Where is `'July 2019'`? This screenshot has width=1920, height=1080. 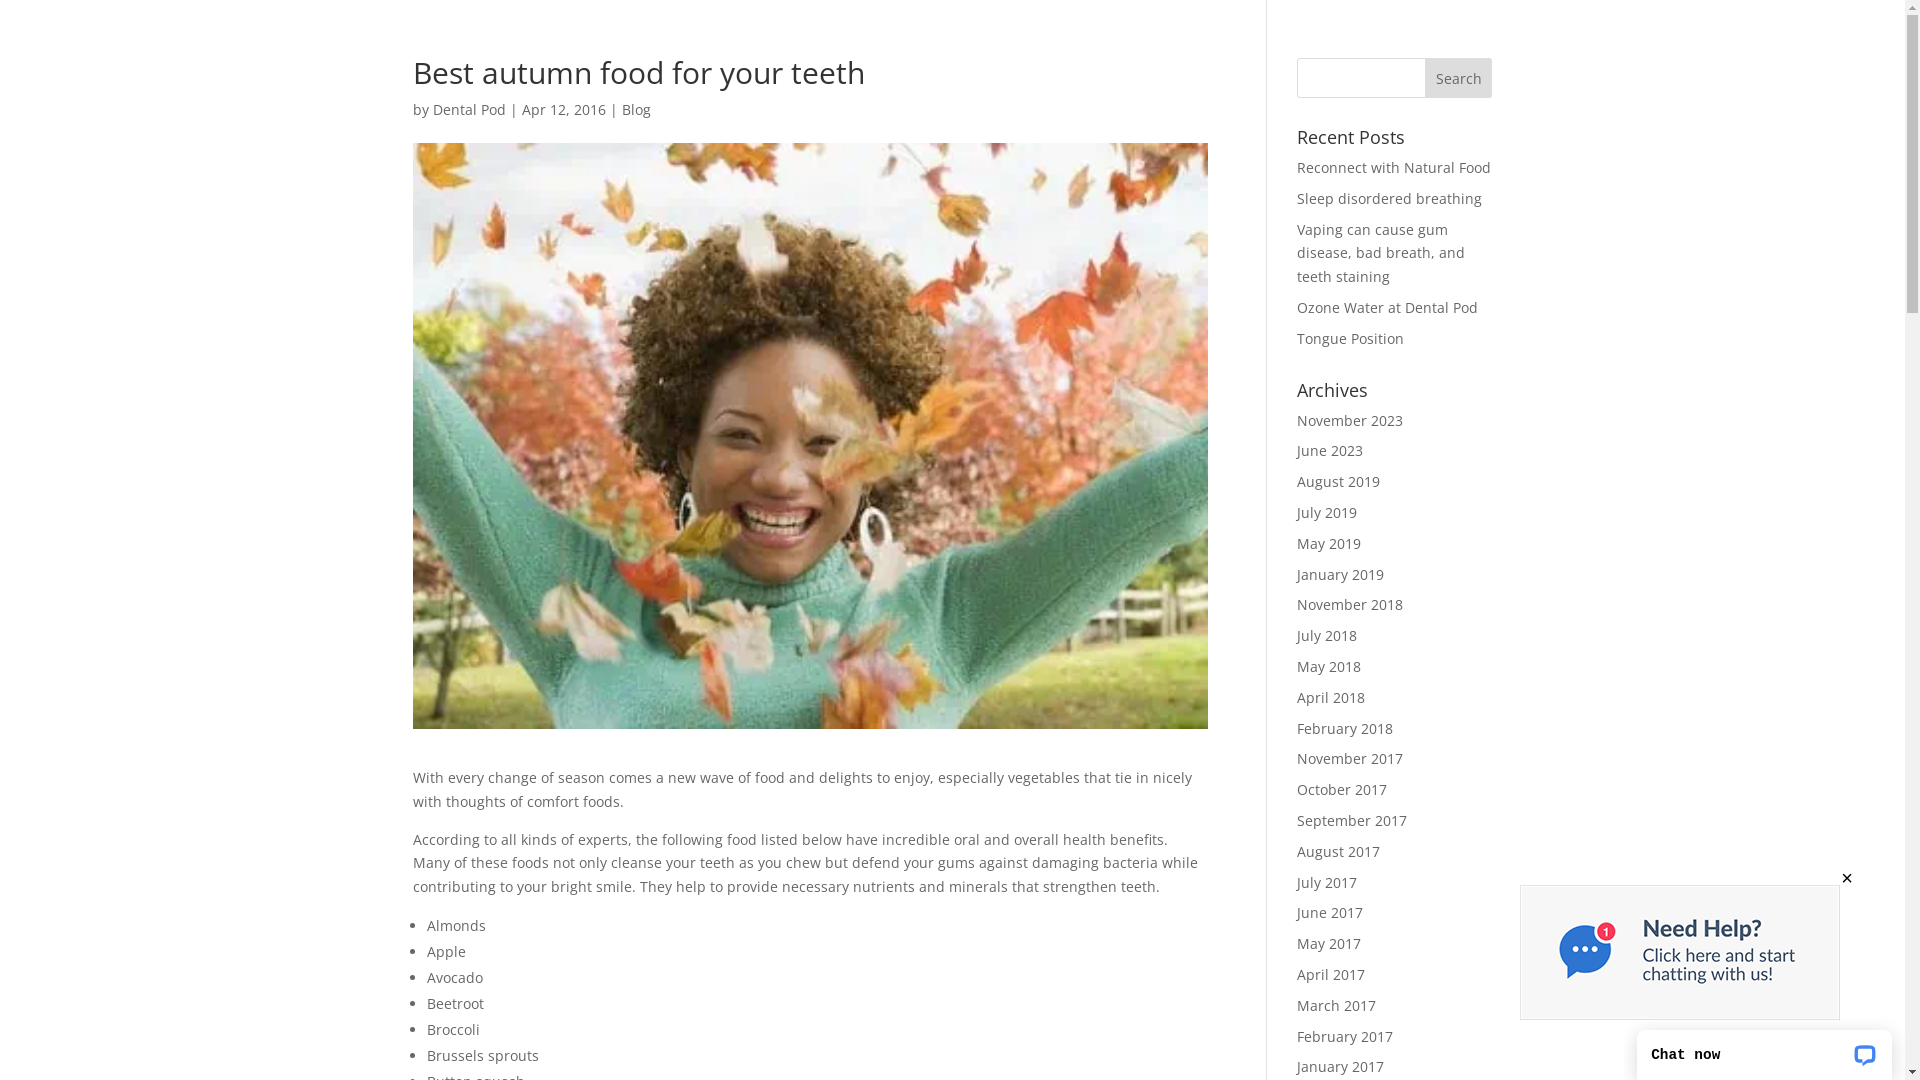 'July 2019' is located at coordinates (1326, 511).